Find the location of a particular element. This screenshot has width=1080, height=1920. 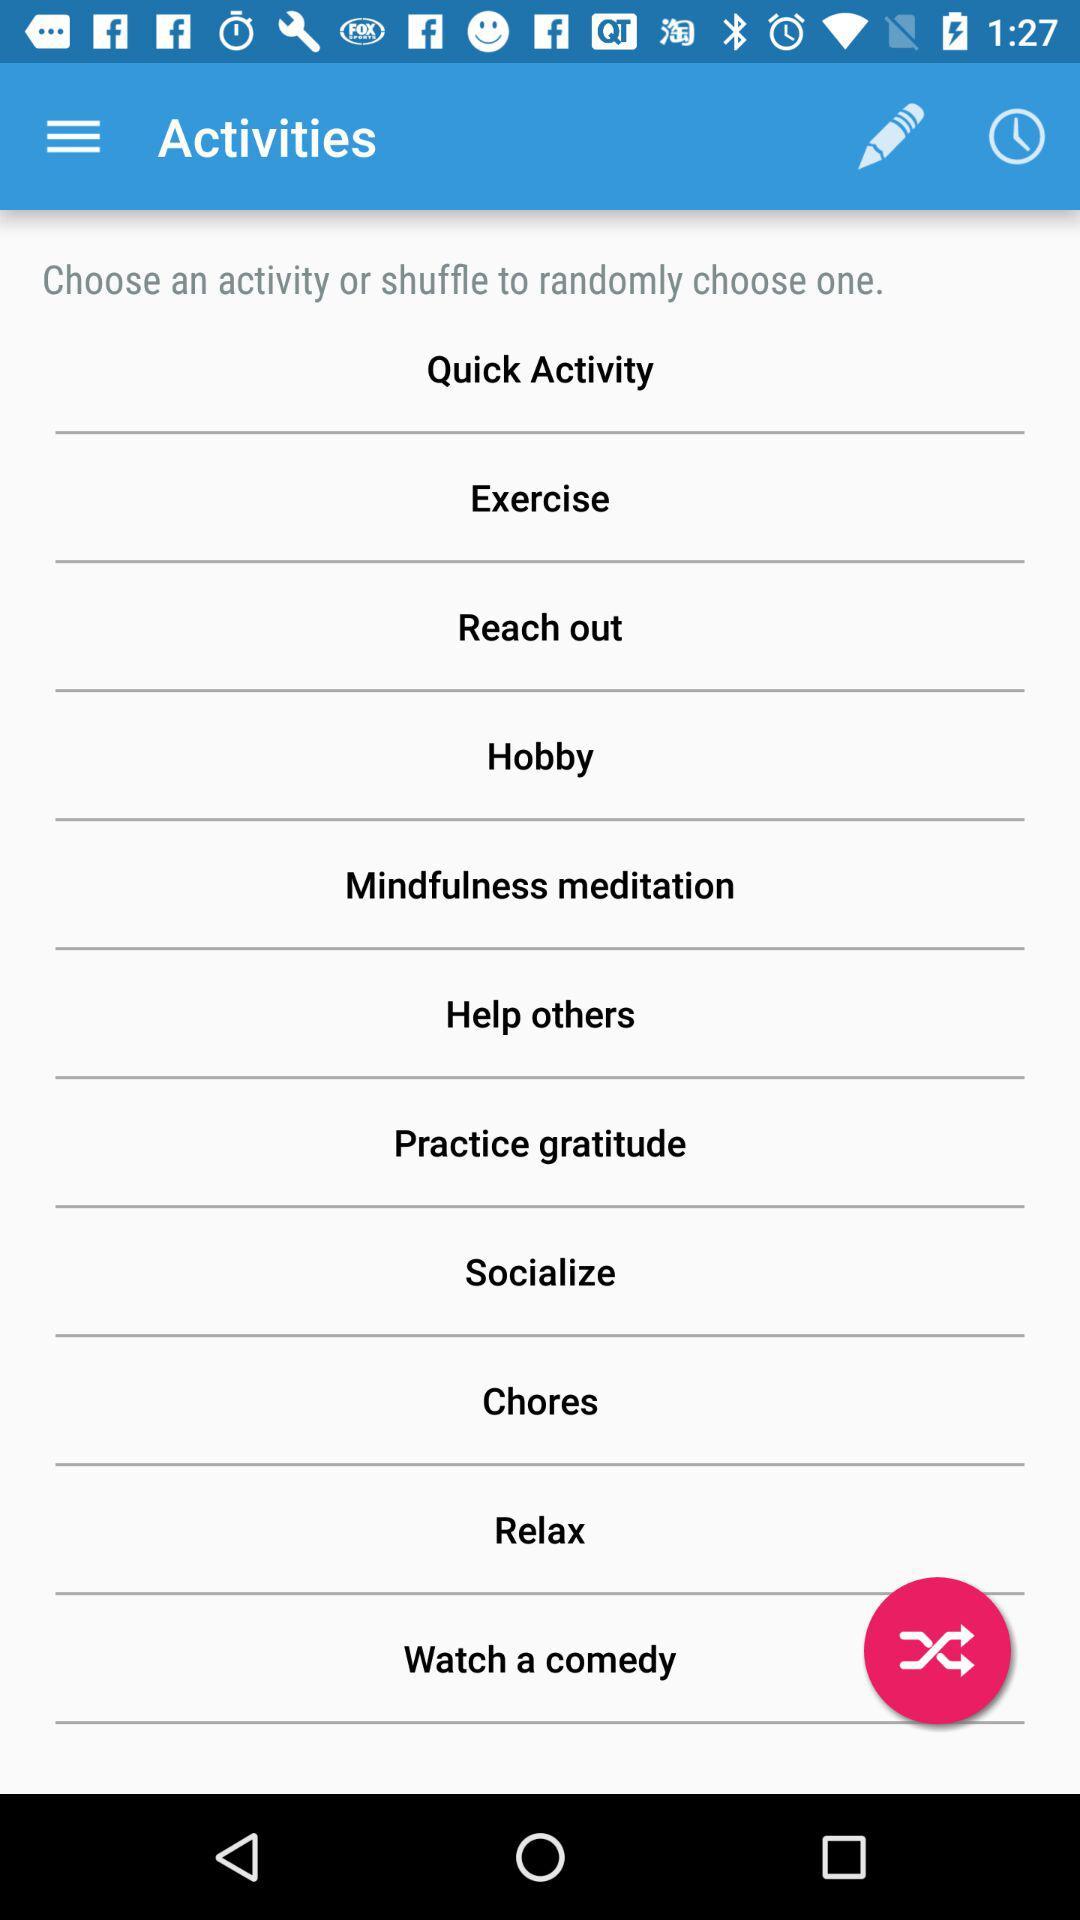

mindfulness meditation is located at coordinates (540, 883).